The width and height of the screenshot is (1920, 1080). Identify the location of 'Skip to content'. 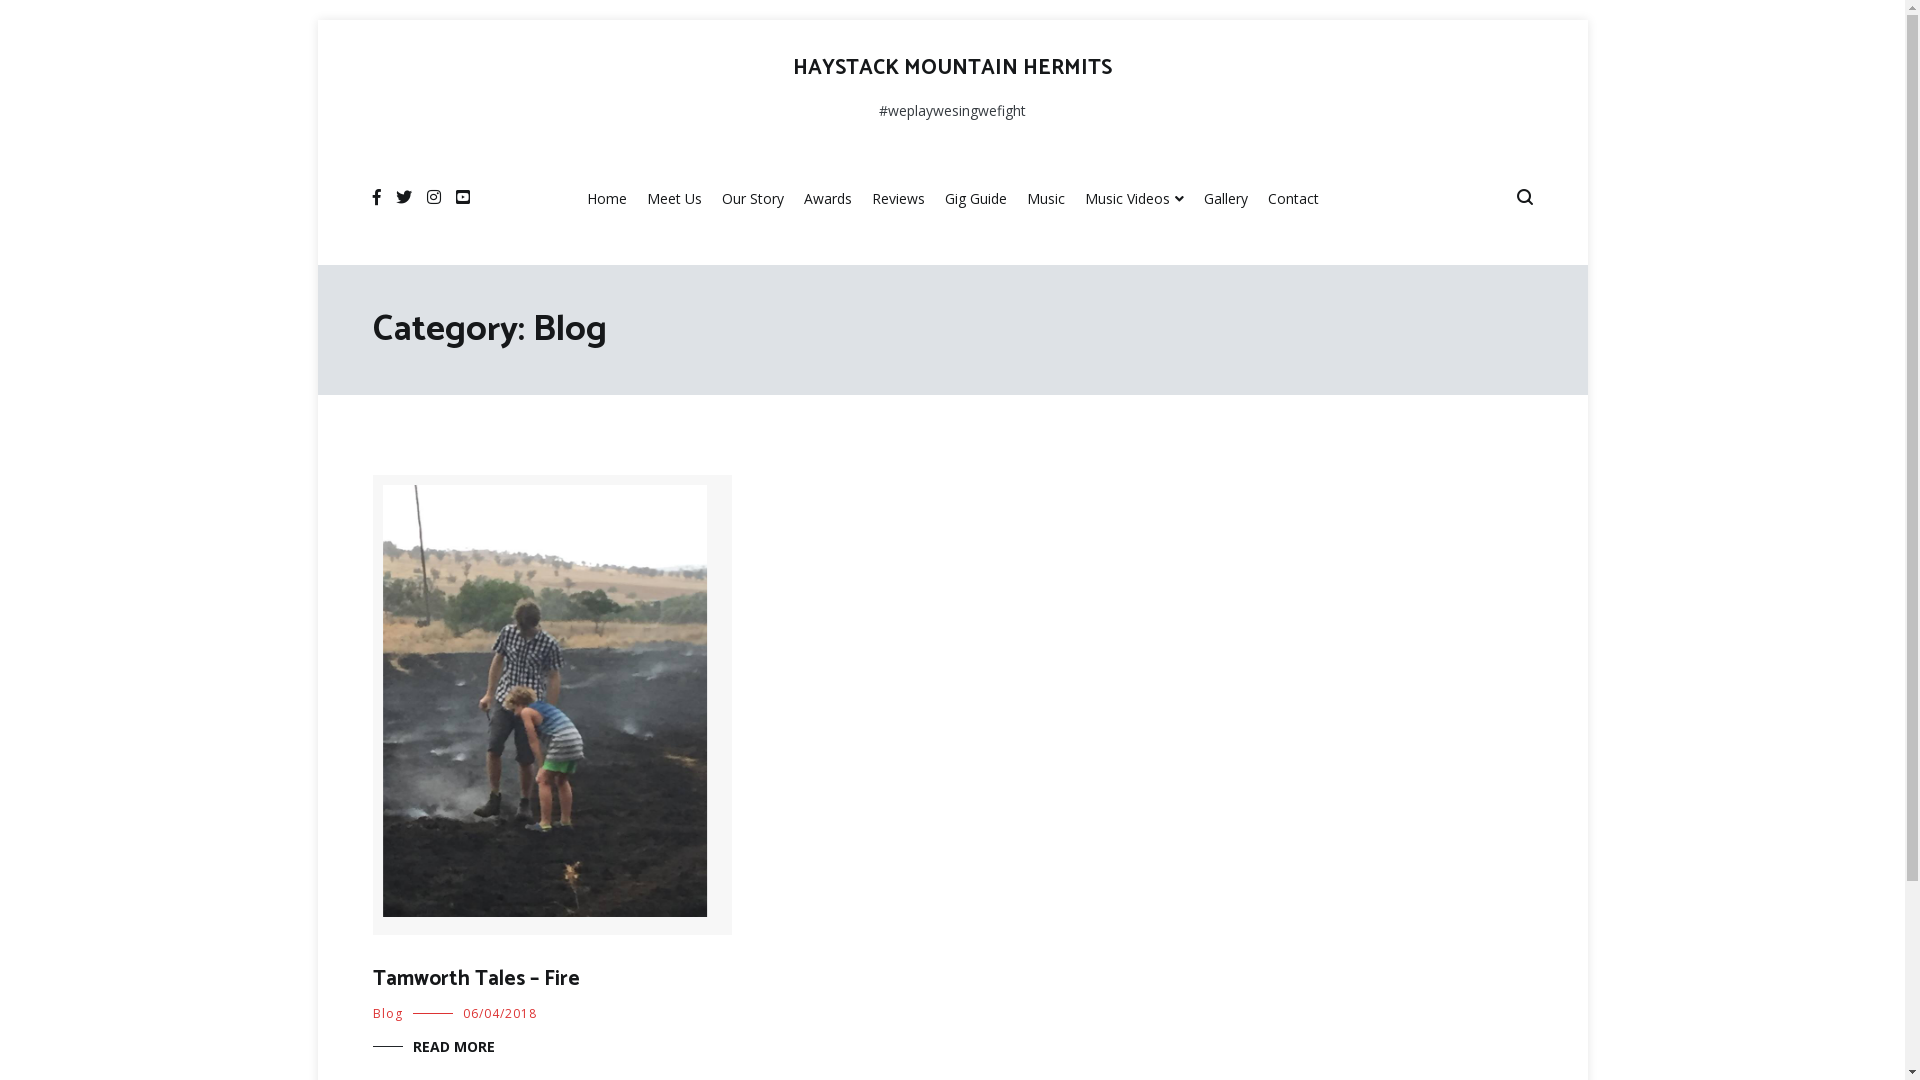
(315, 19).